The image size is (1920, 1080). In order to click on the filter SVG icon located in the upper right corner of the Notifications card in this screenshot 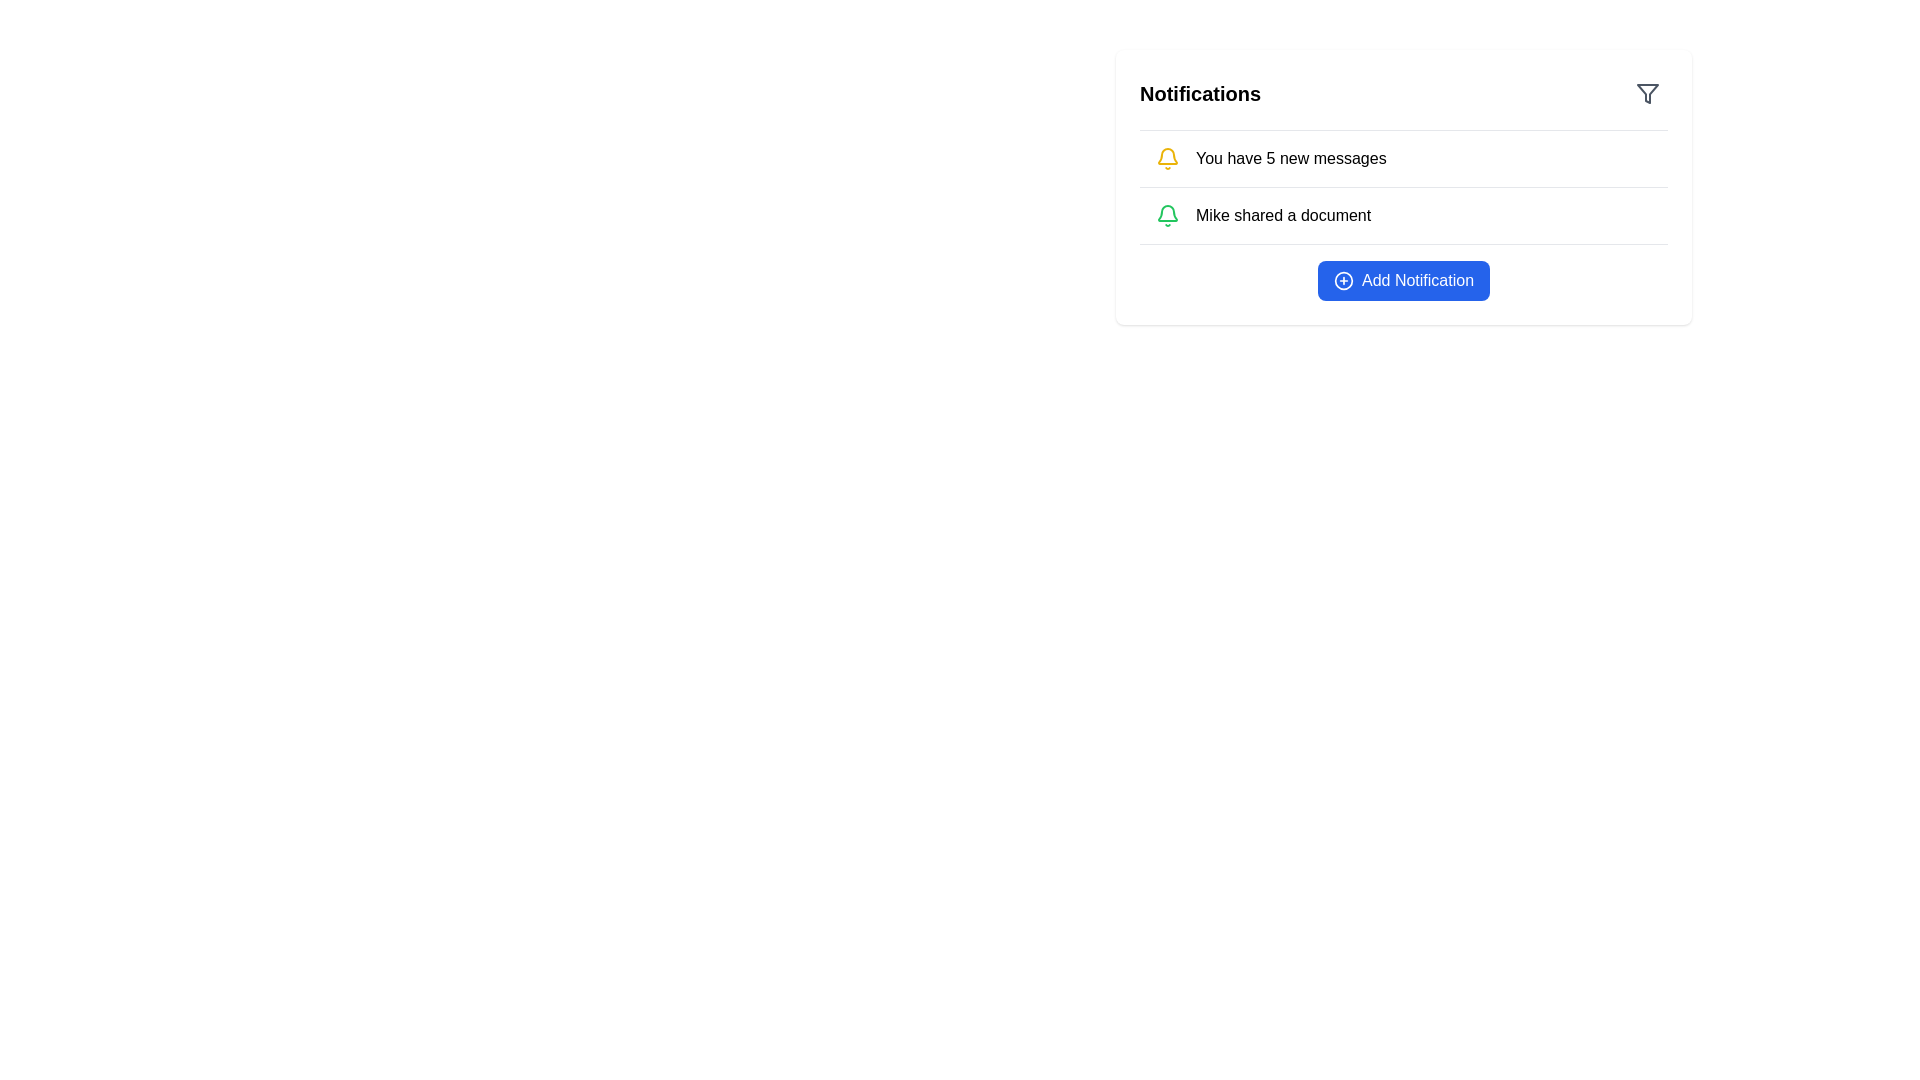, I will do `click(1647, 93)`.